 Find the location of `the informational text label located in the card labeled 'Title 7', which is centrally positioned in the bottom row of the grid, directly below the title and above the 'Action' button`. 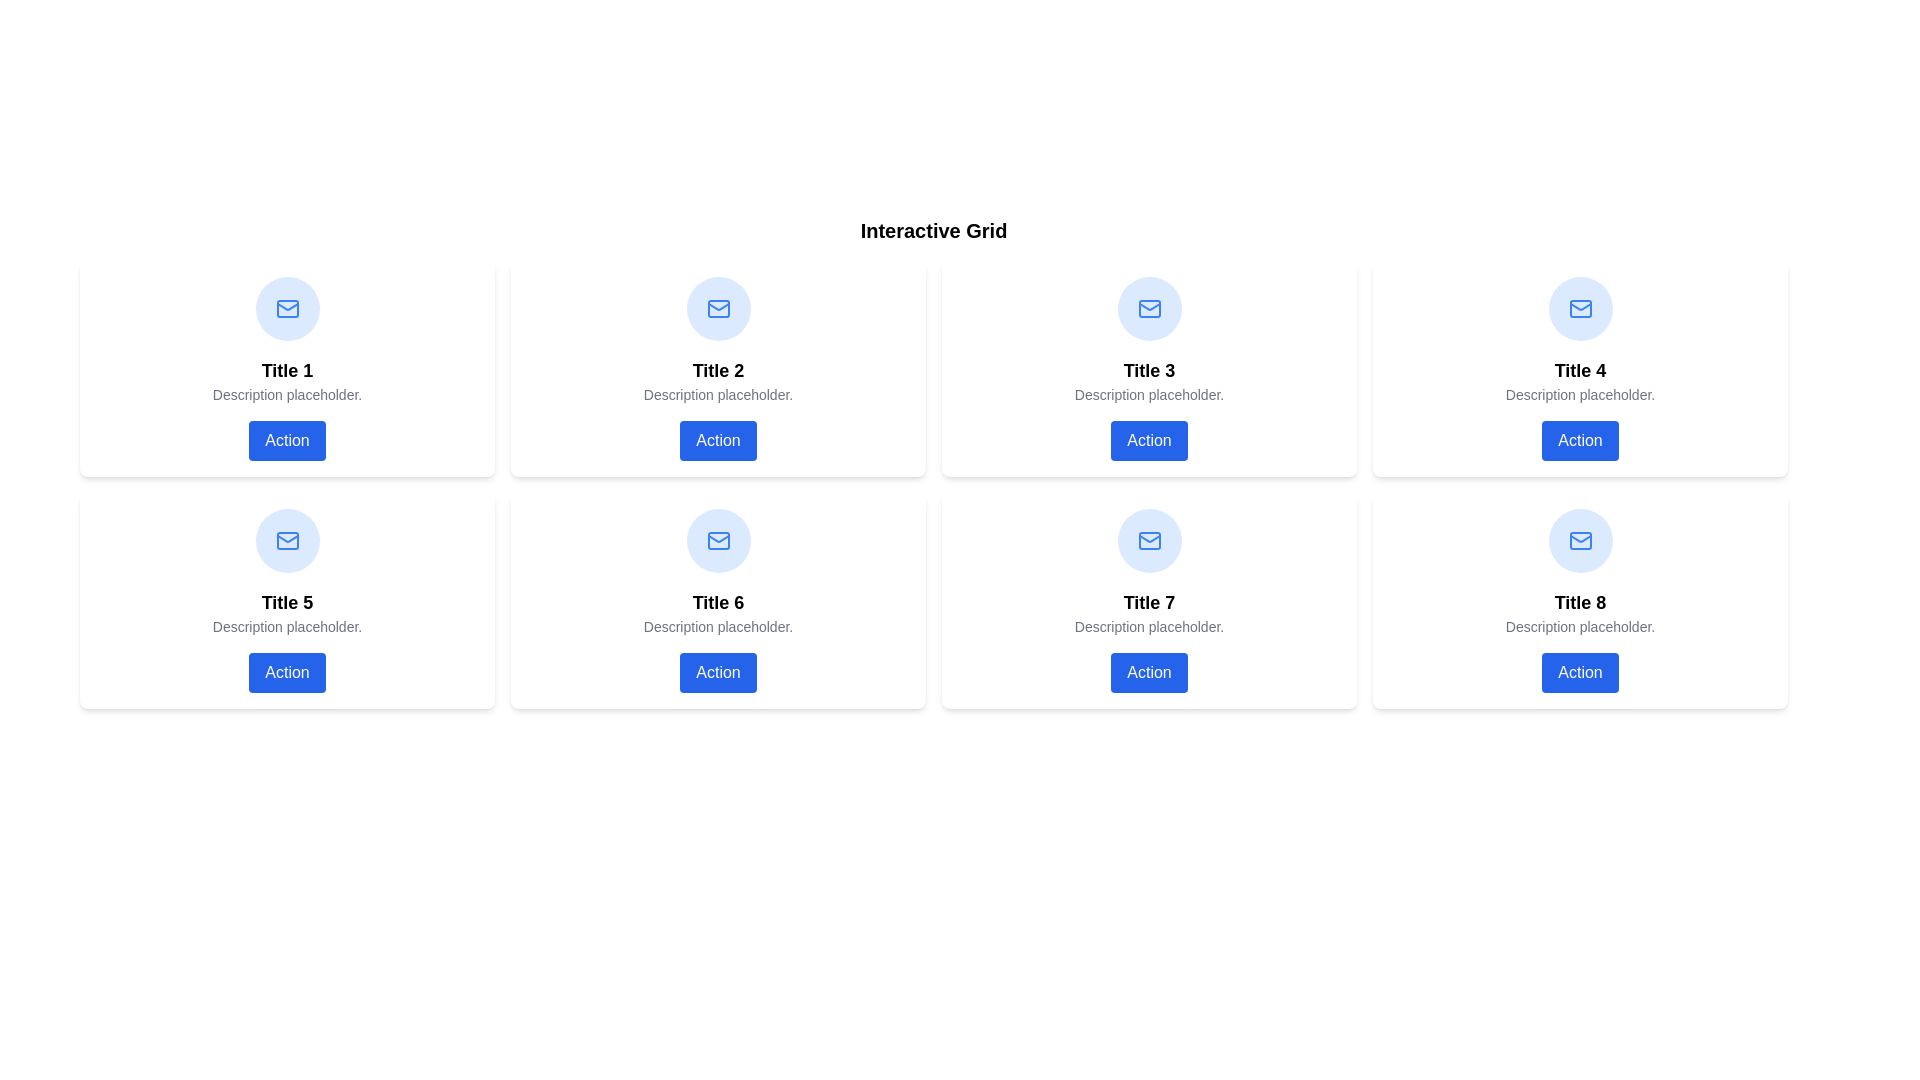

the informational text label located in the card labeled 'Title 7', which is centrally positioned in the bottom row of the grid, directly below the title and above the 'Action' button is located at coordinates (1149, 626).